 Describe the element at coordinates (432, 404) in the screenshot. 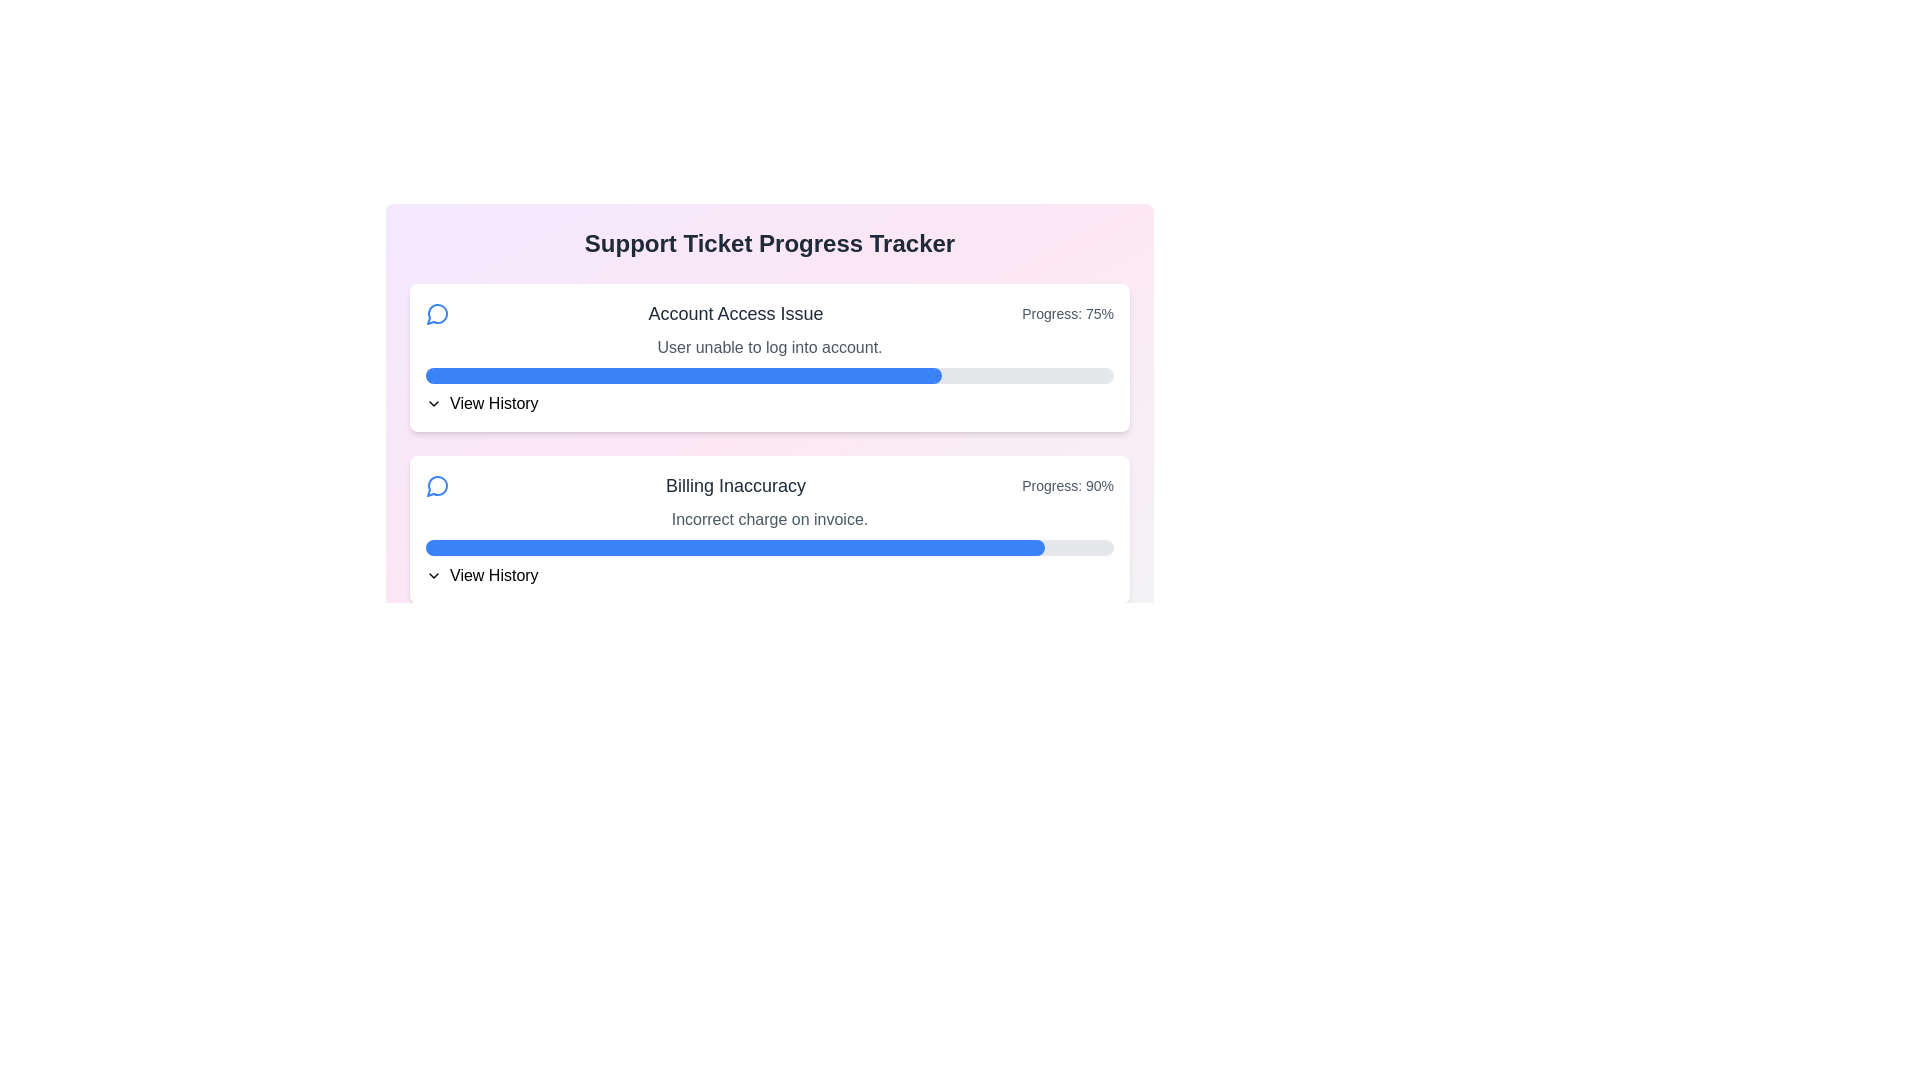

I see `the chevron icon located to the left of the 'View History' text to trigger a tooltip or style change` at that location.